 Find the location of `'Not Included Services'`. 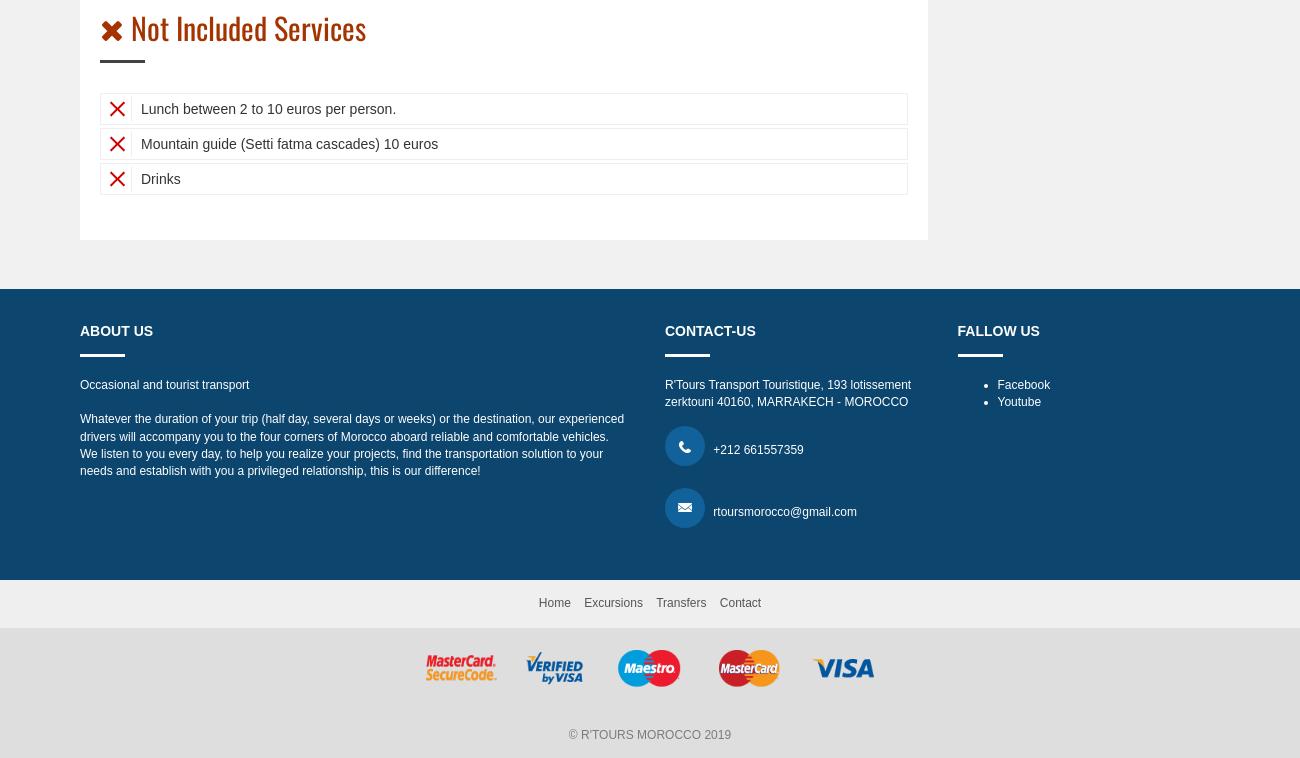

'Not Included Services' is located at coordinates (244, 25).